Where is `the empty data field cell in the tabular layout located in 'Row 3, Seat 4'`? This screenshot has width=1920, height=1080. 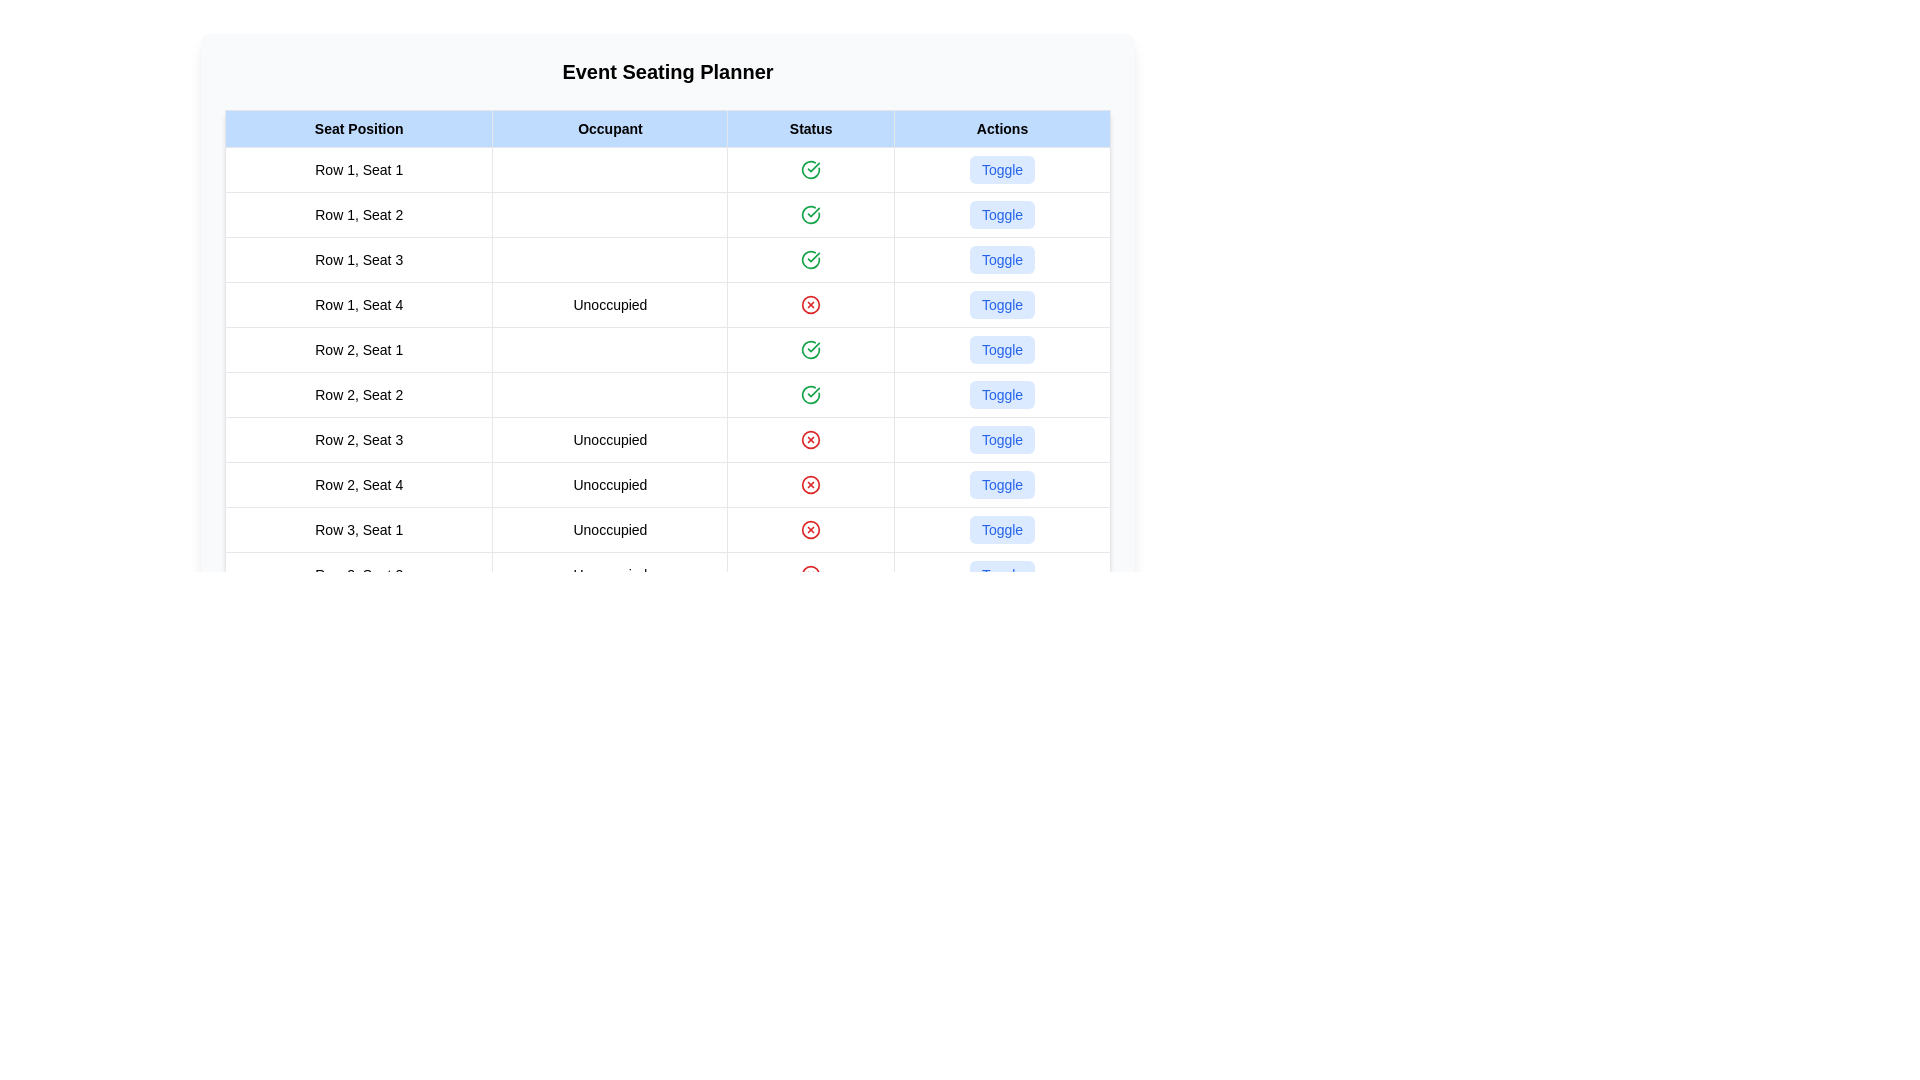 the empty data field cell in the tabular layout located in 'Row 3, Seat 4' is located at coordinates (609, 664).